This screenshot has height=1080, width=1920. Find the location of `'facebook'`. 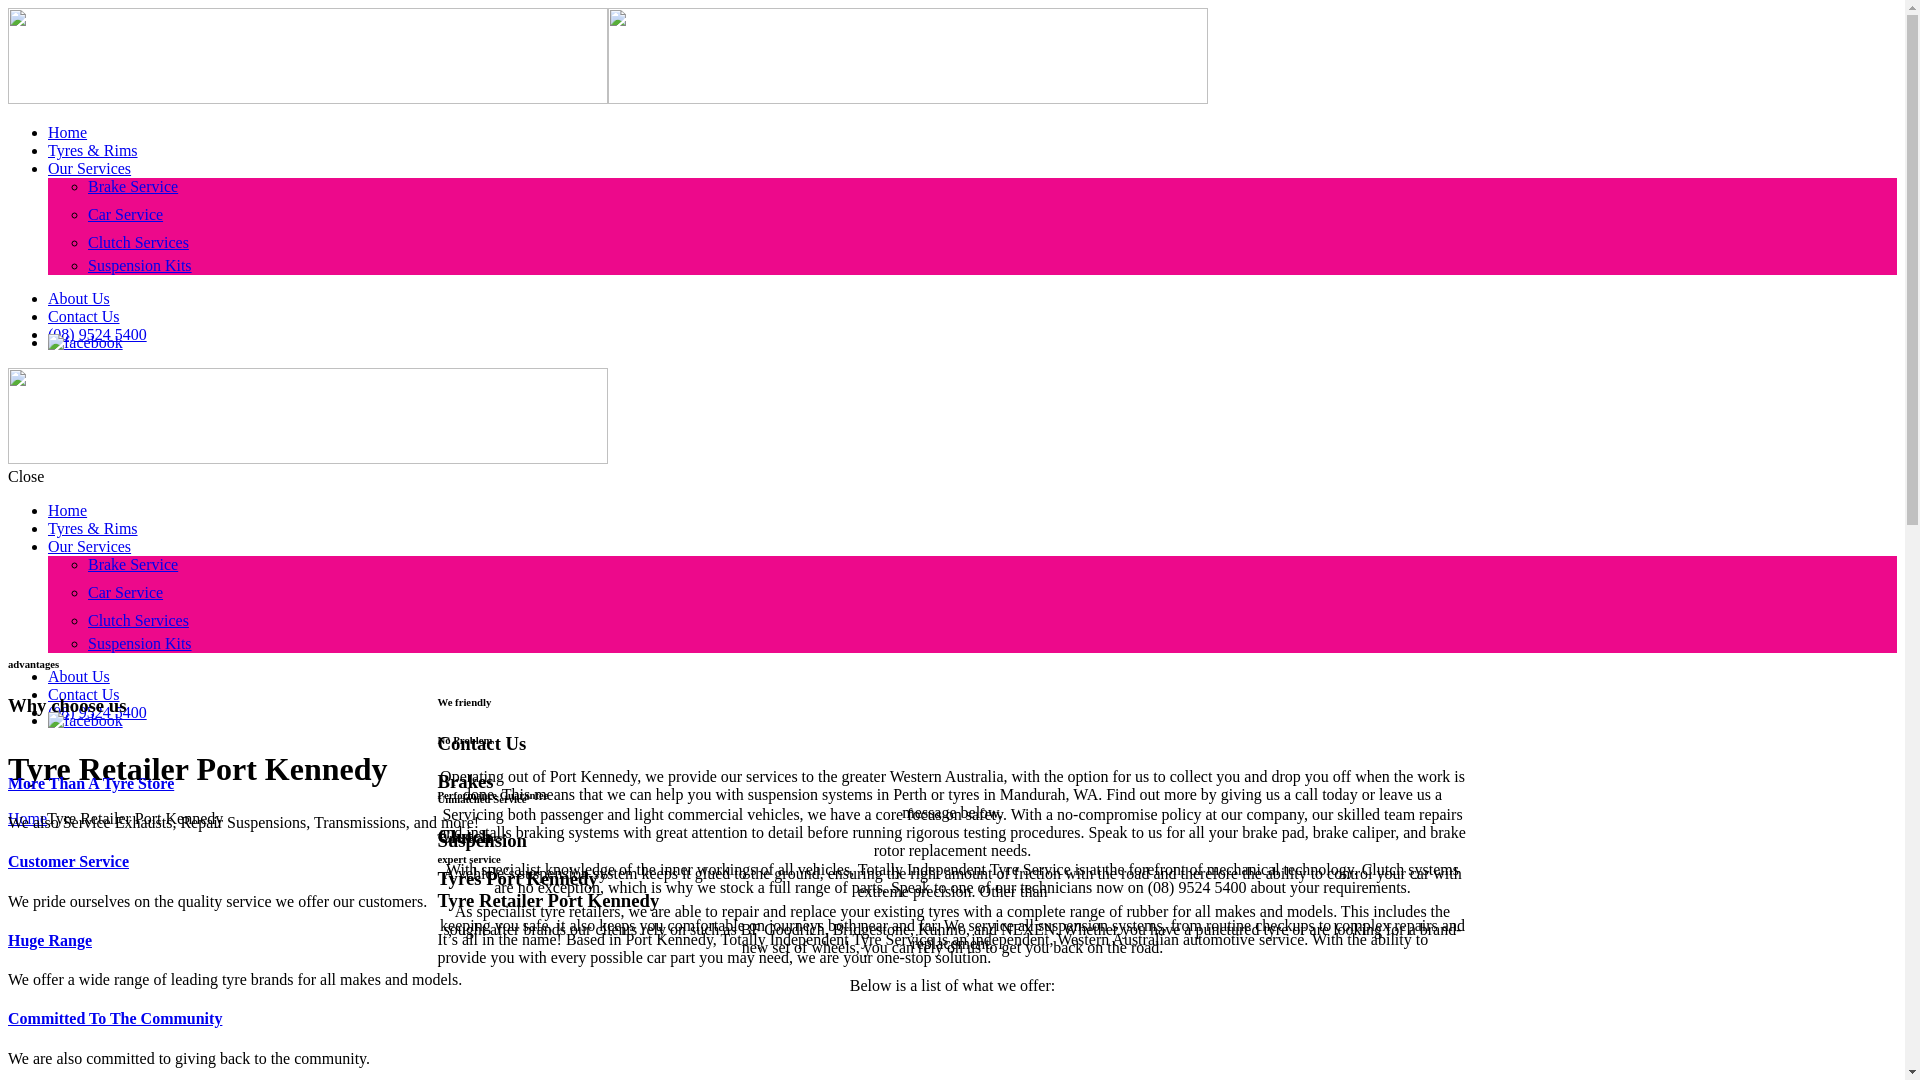

'facebook' is located at coordinates (84, 342).